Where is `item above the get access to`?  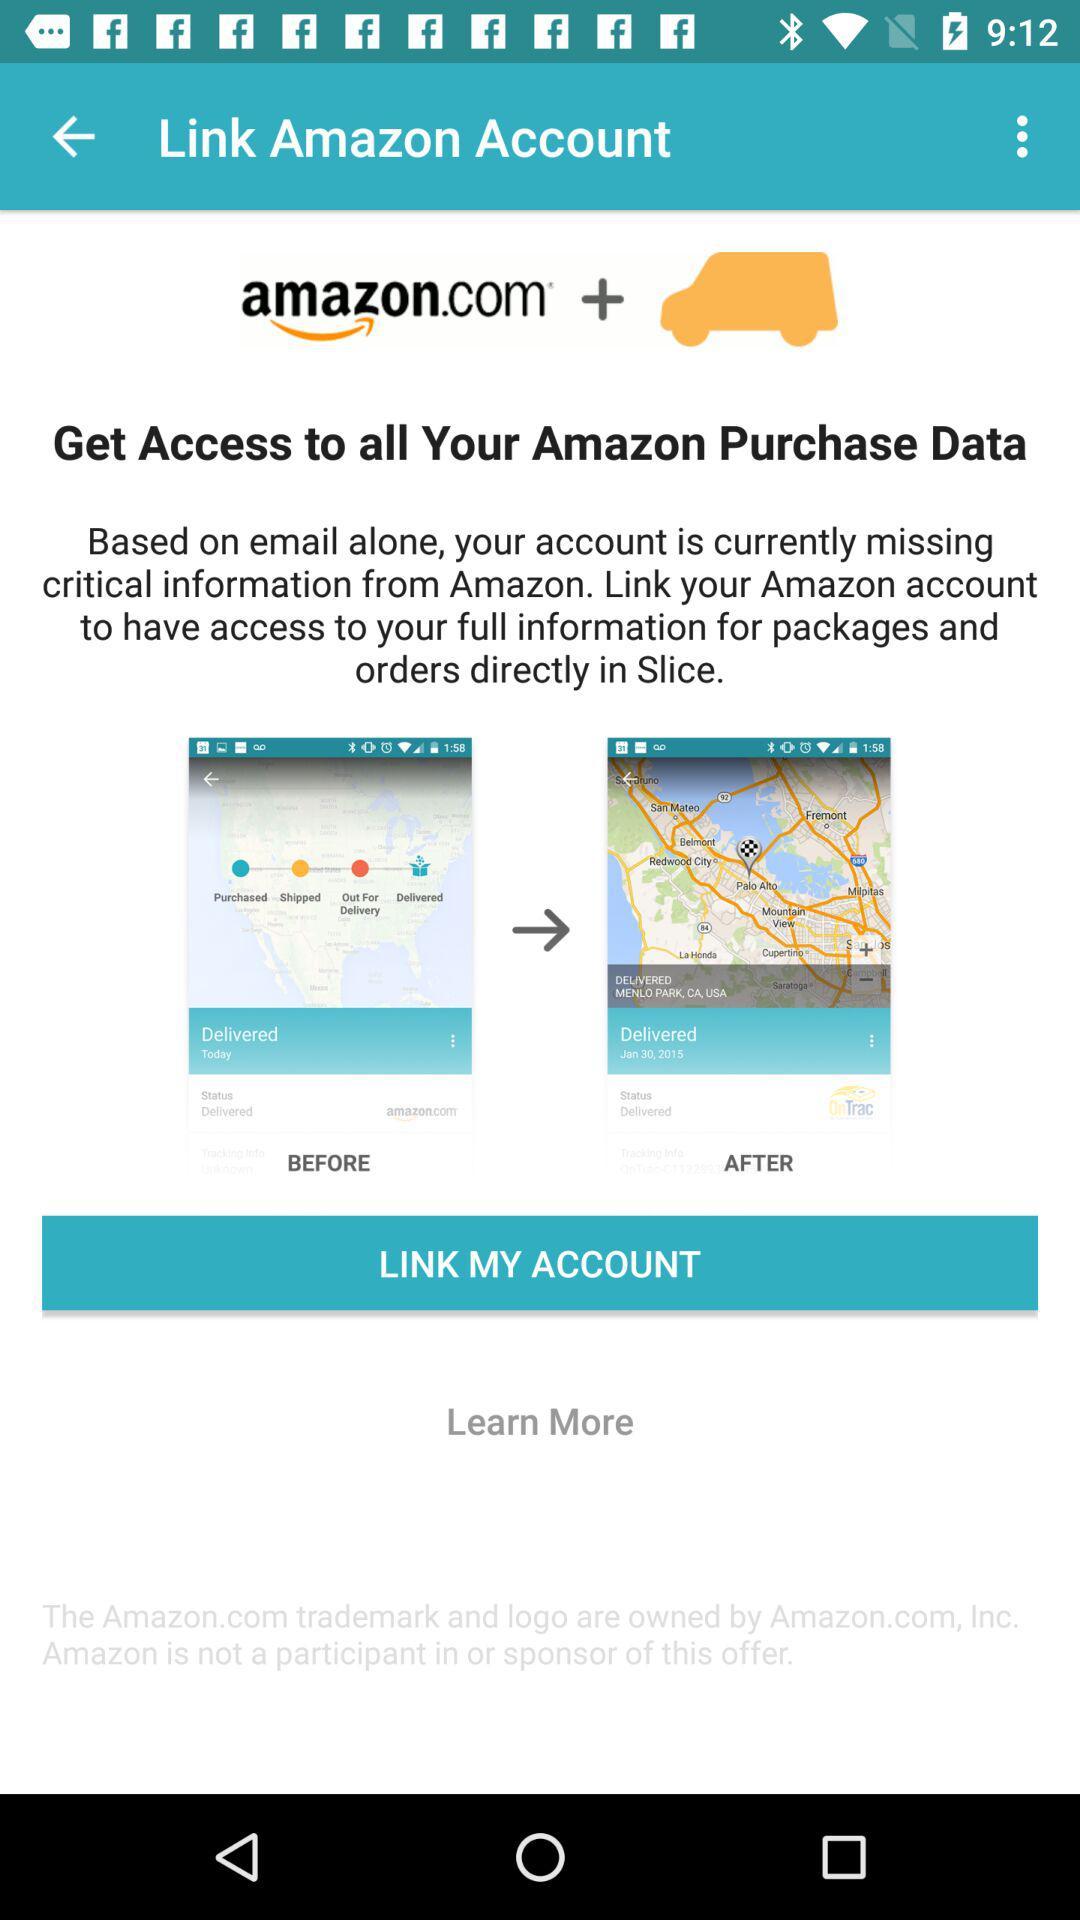 item above the get access to is located at coordinates (72, 135).